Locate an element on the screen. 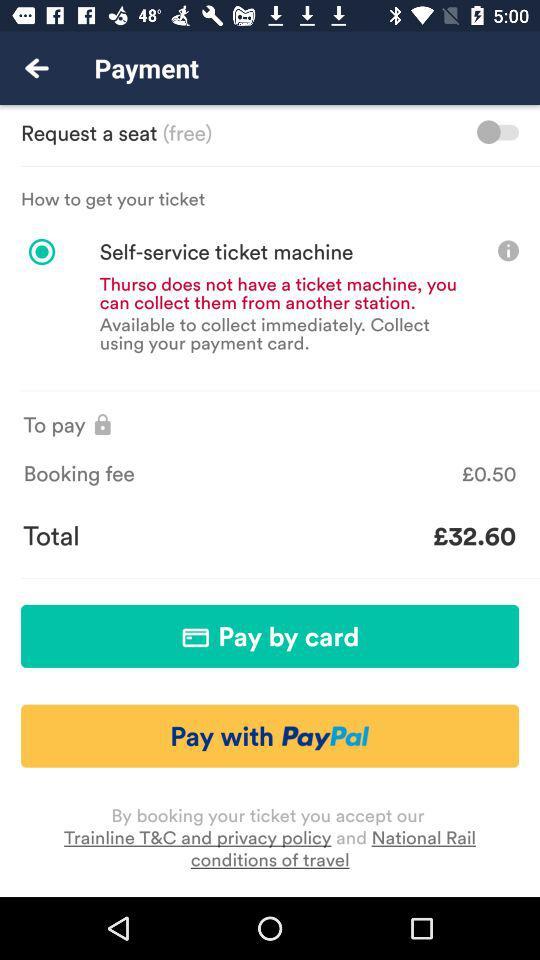 This screenshot has width=540, height=960. item next to the (free) is located at coordinates (496, 131).